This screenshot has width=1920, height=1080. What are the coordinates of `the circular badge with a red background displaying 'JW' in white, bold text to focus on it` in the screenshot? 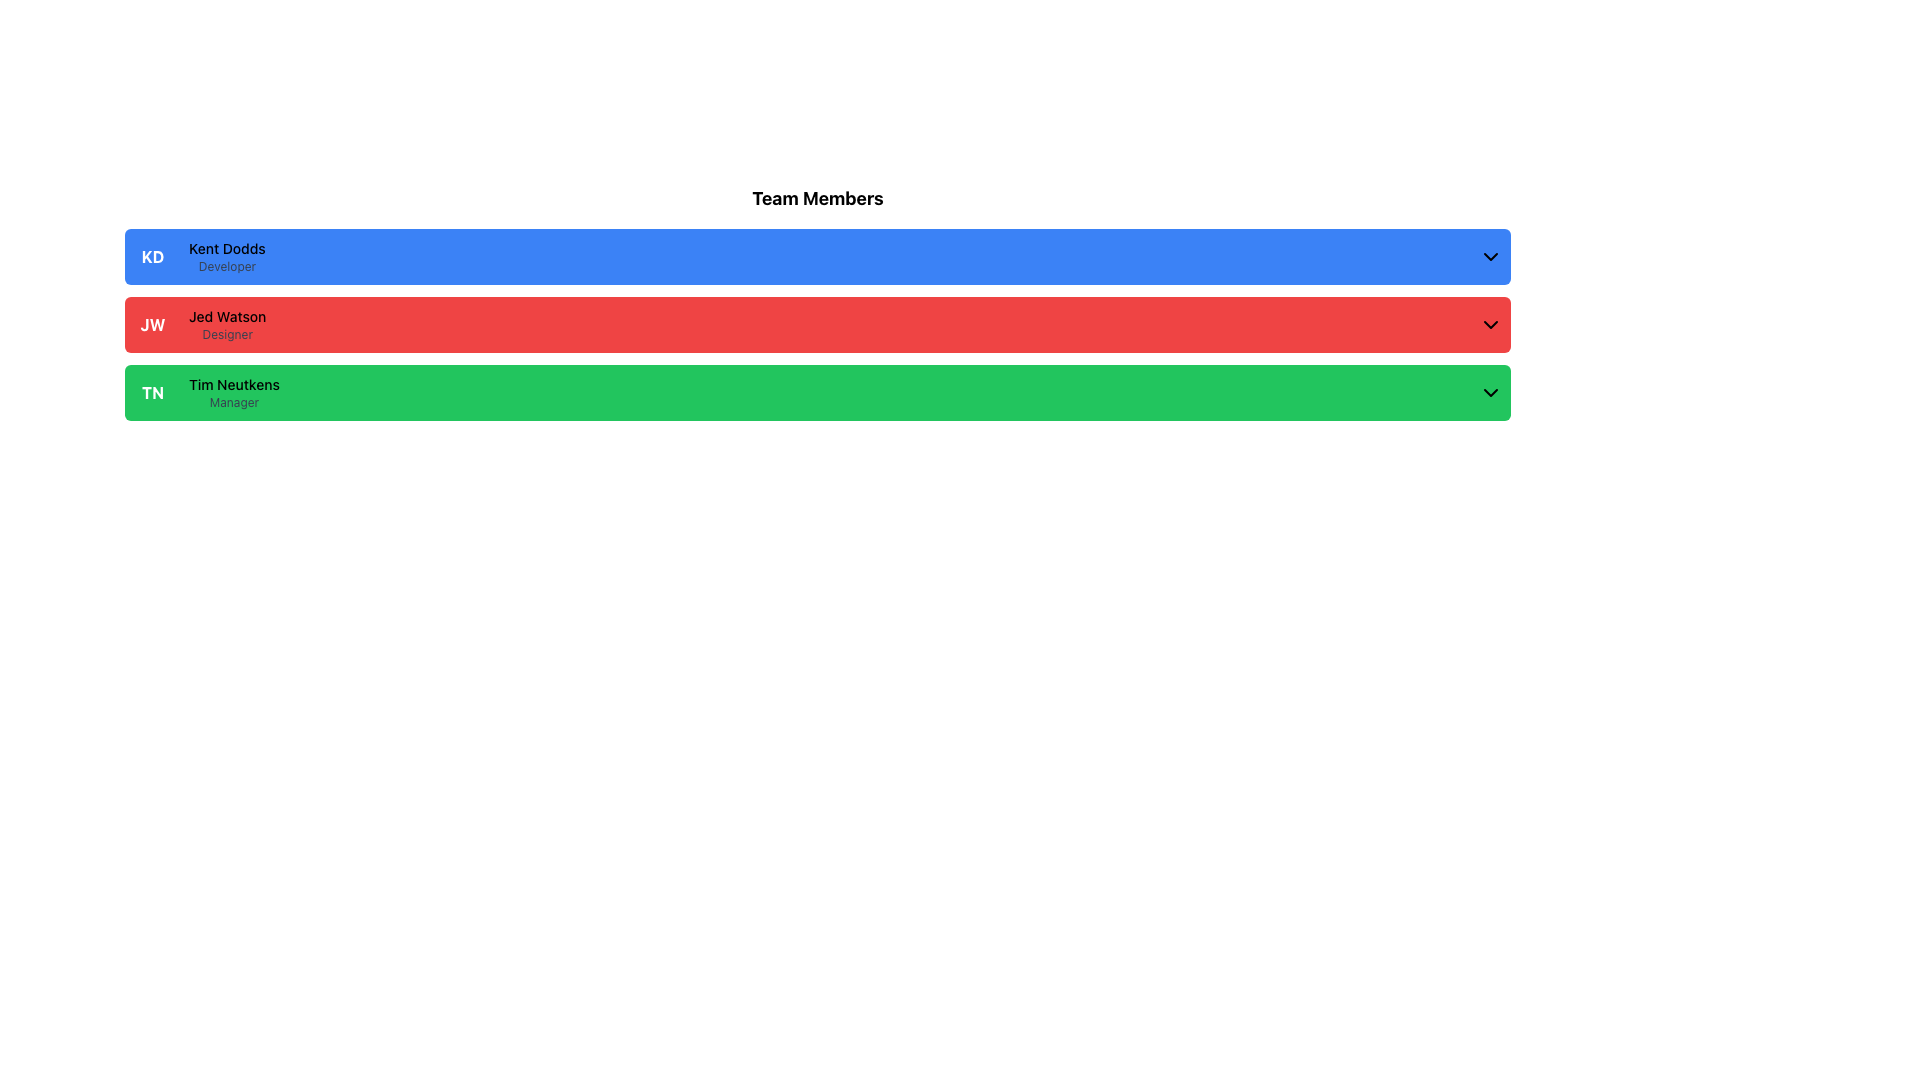 It's located at (152, 323).